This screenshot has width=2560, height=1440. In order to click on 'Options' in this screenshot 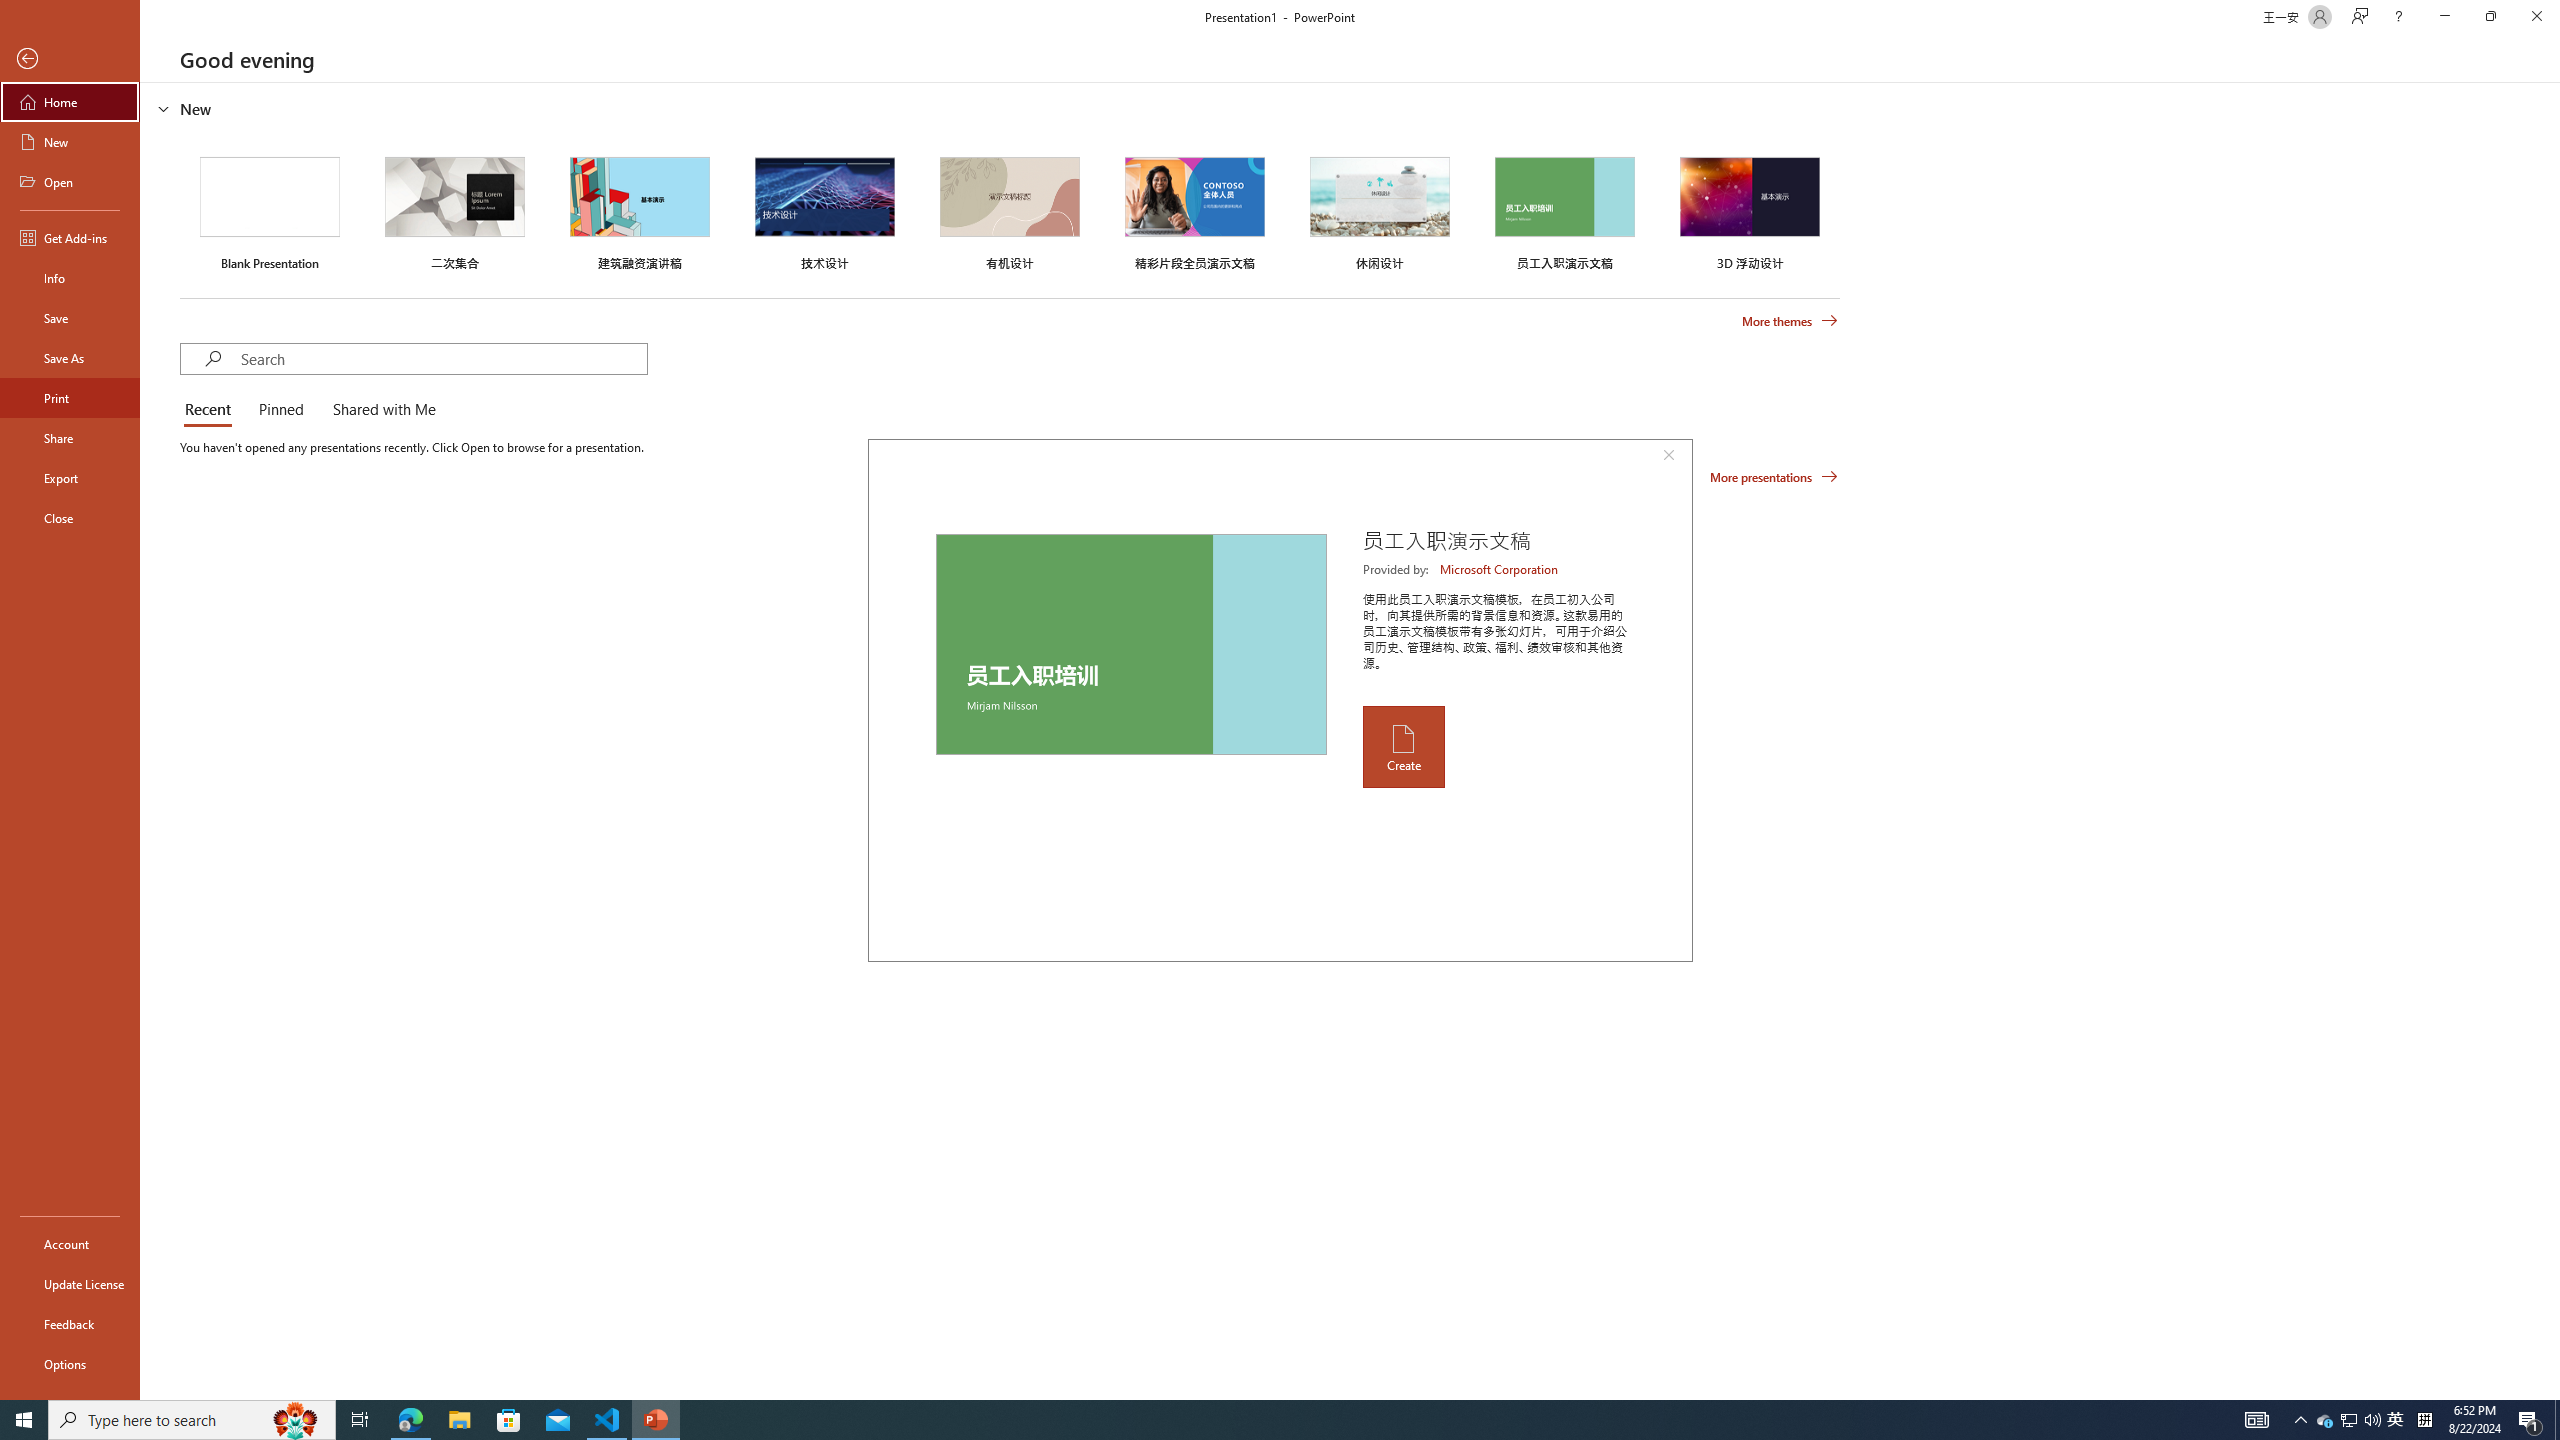, I will do `click(69, 1363)`.